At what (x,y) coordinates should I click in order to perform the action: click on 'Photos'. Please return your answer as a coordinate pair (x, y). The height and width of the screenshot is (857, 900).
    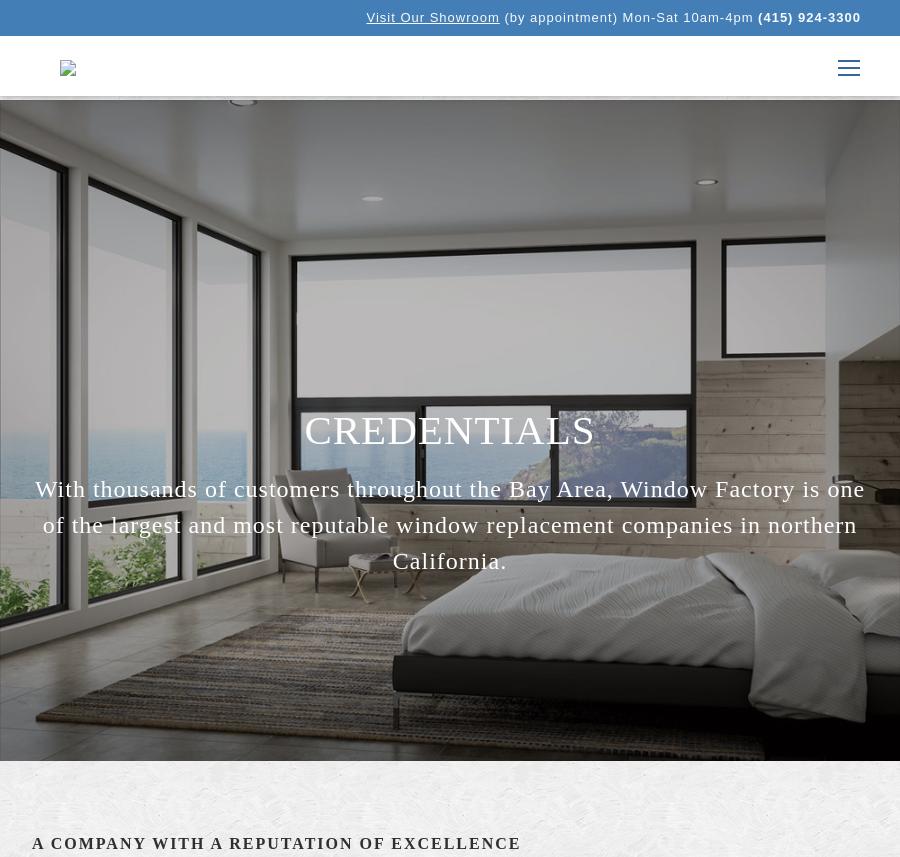
    Looking at the image, I should click on (690, 267).